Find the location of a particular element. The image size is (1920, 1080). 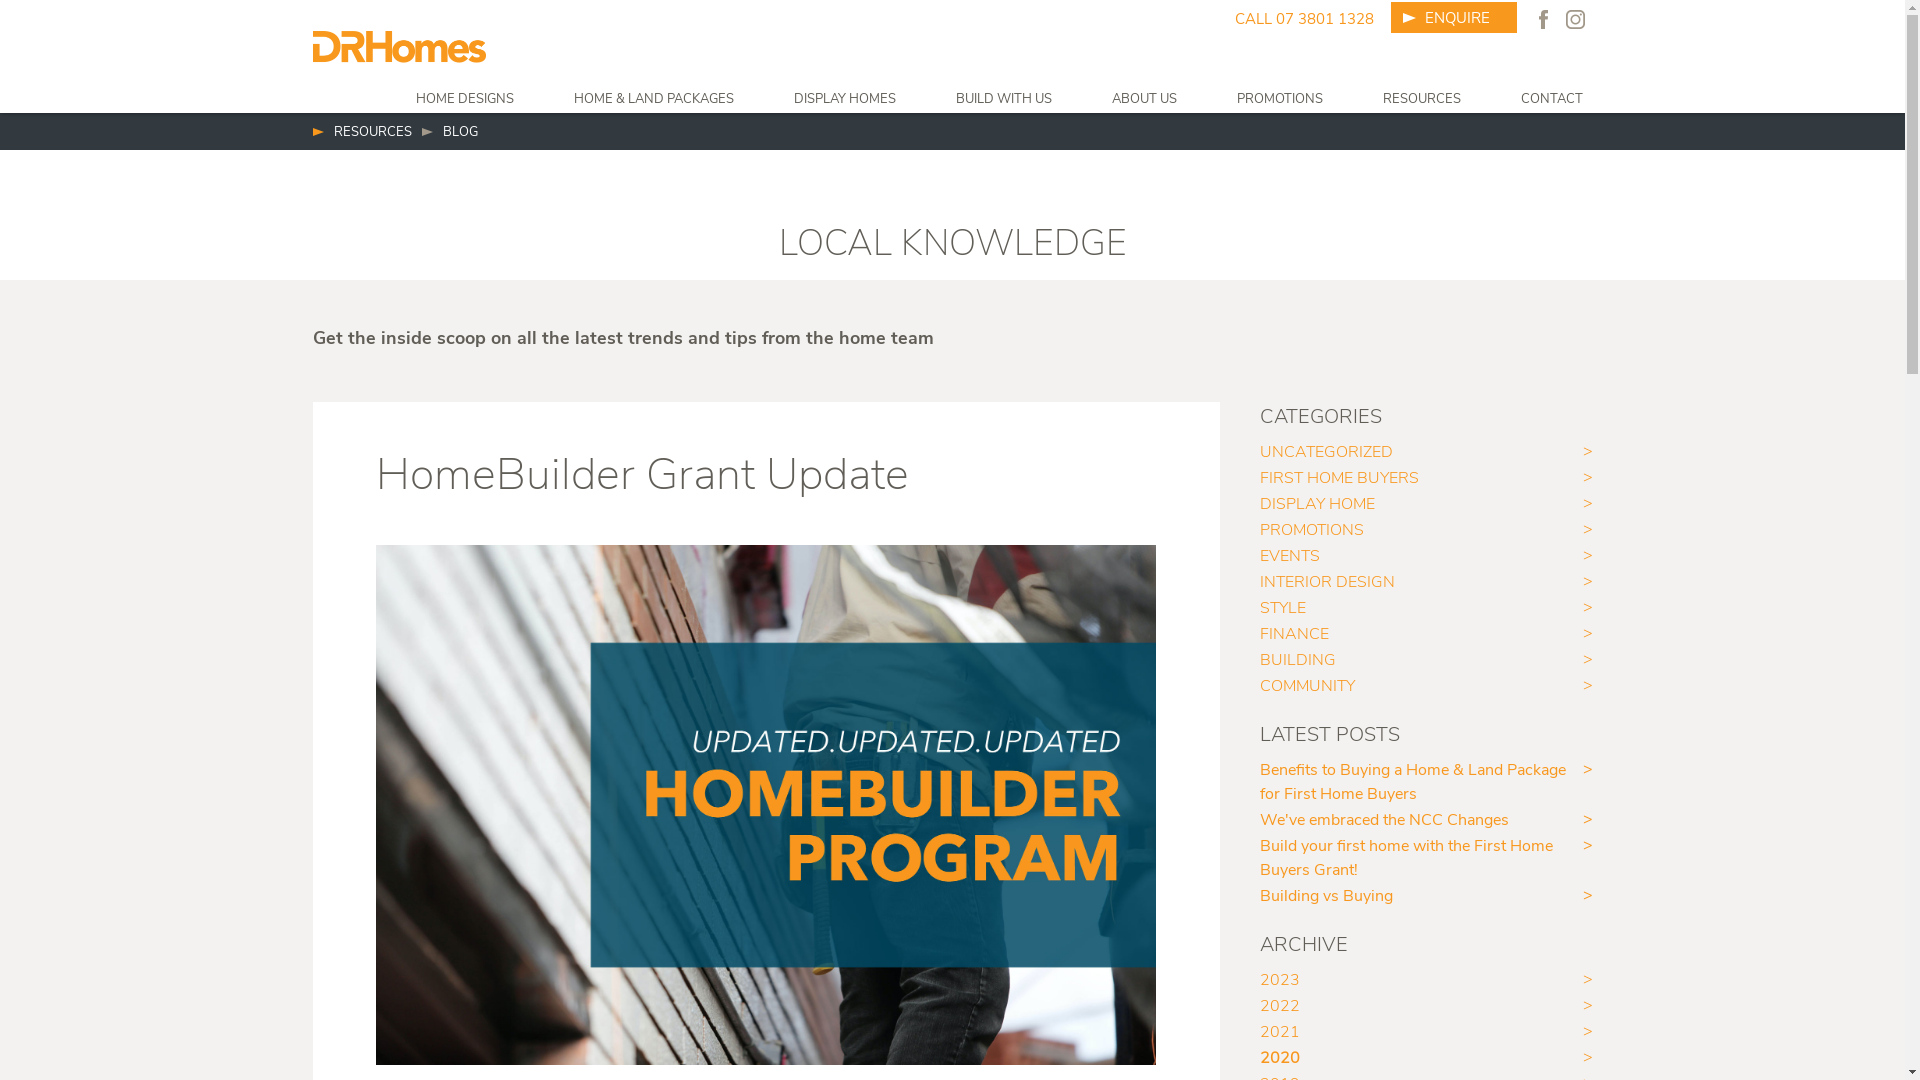

'2023' is located at coordinates (1424, 978).